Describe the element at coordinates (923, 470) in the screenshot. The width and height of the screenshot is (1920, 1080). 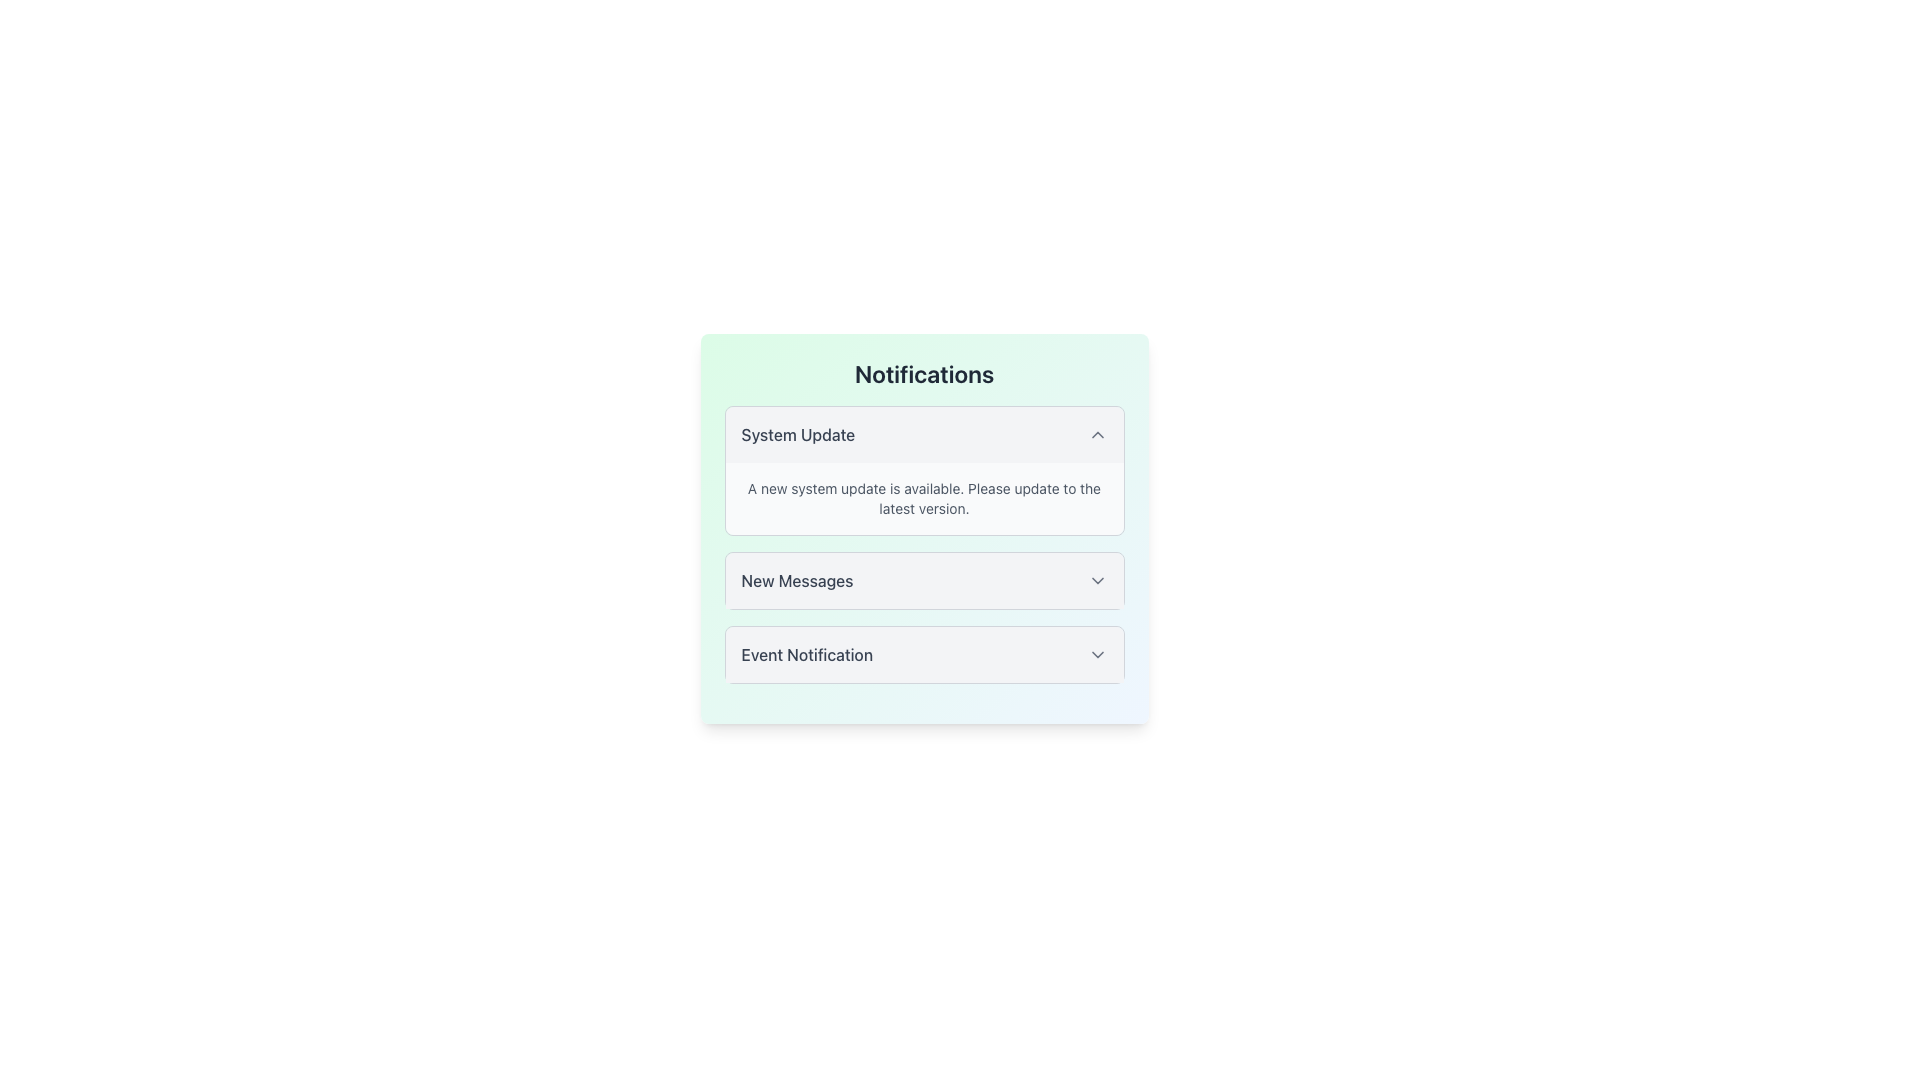
I see `the first notification card within the 'Notifications' section that informs the user about a system update` at that location.